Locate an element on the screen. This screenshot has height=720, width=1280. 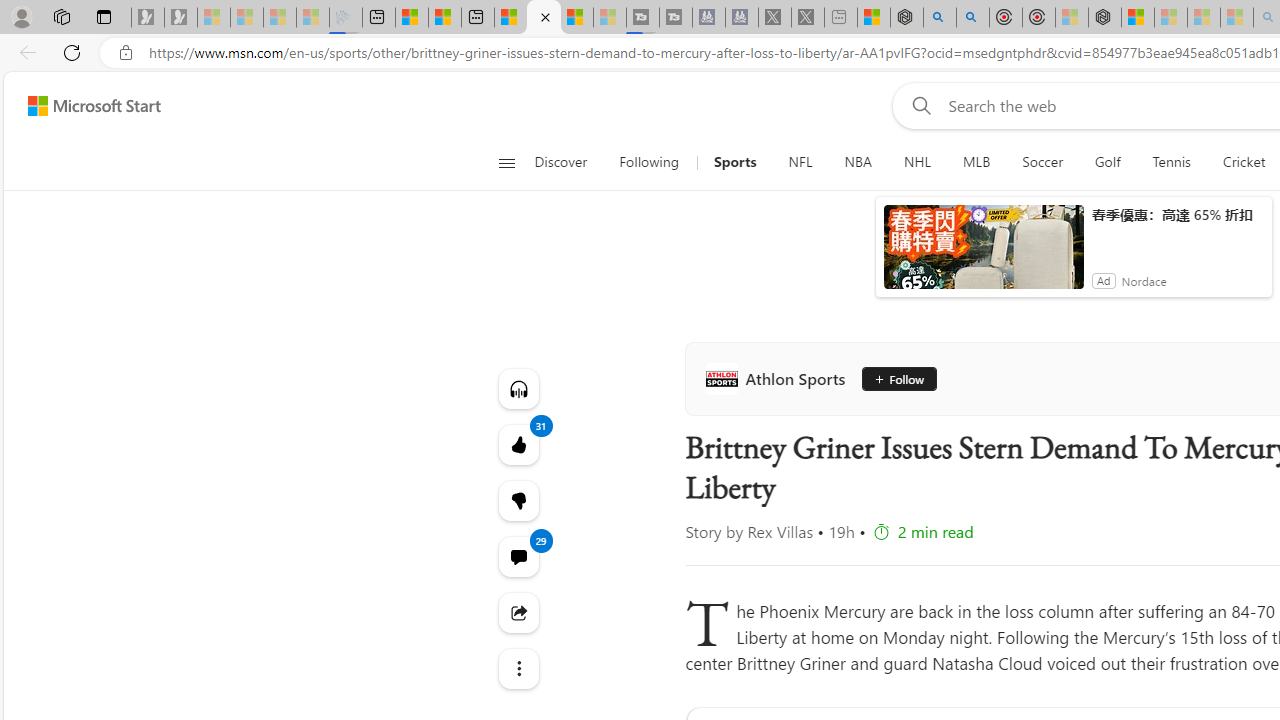
'Following' is located at coordinates (650, 162).